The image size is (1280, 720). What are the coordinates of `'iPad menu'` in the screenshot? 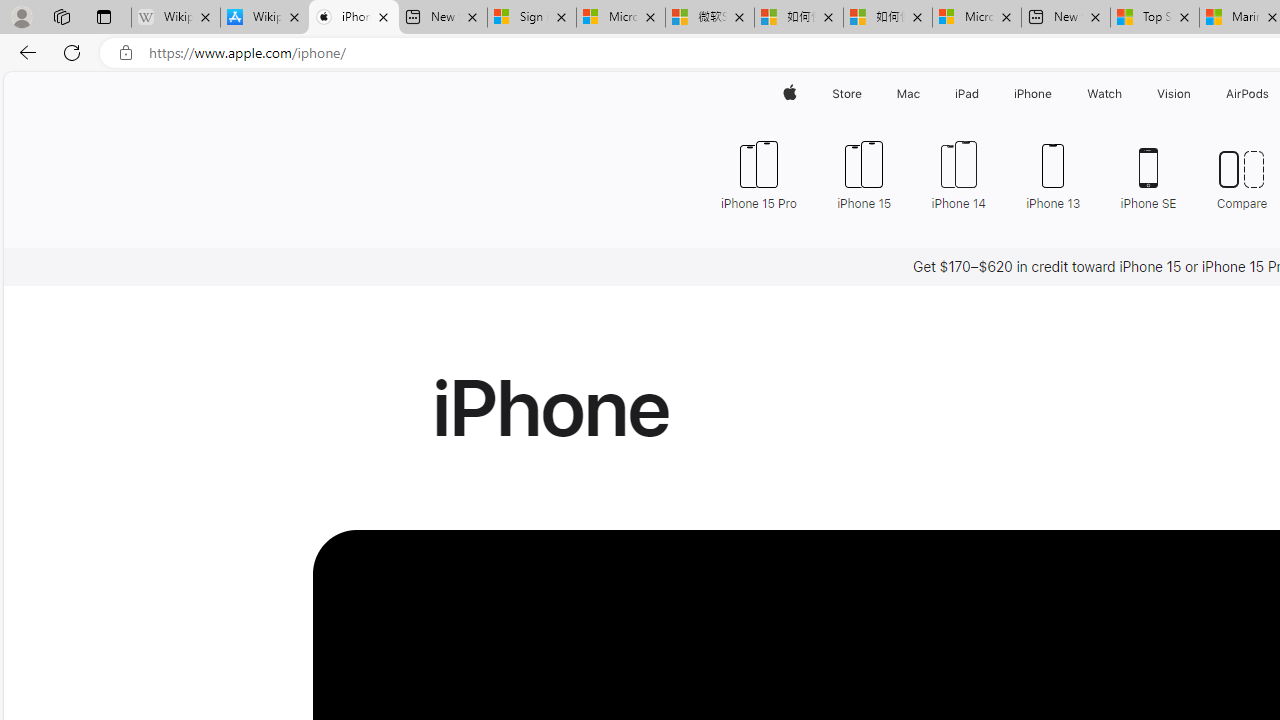 It's located at (983, 93).